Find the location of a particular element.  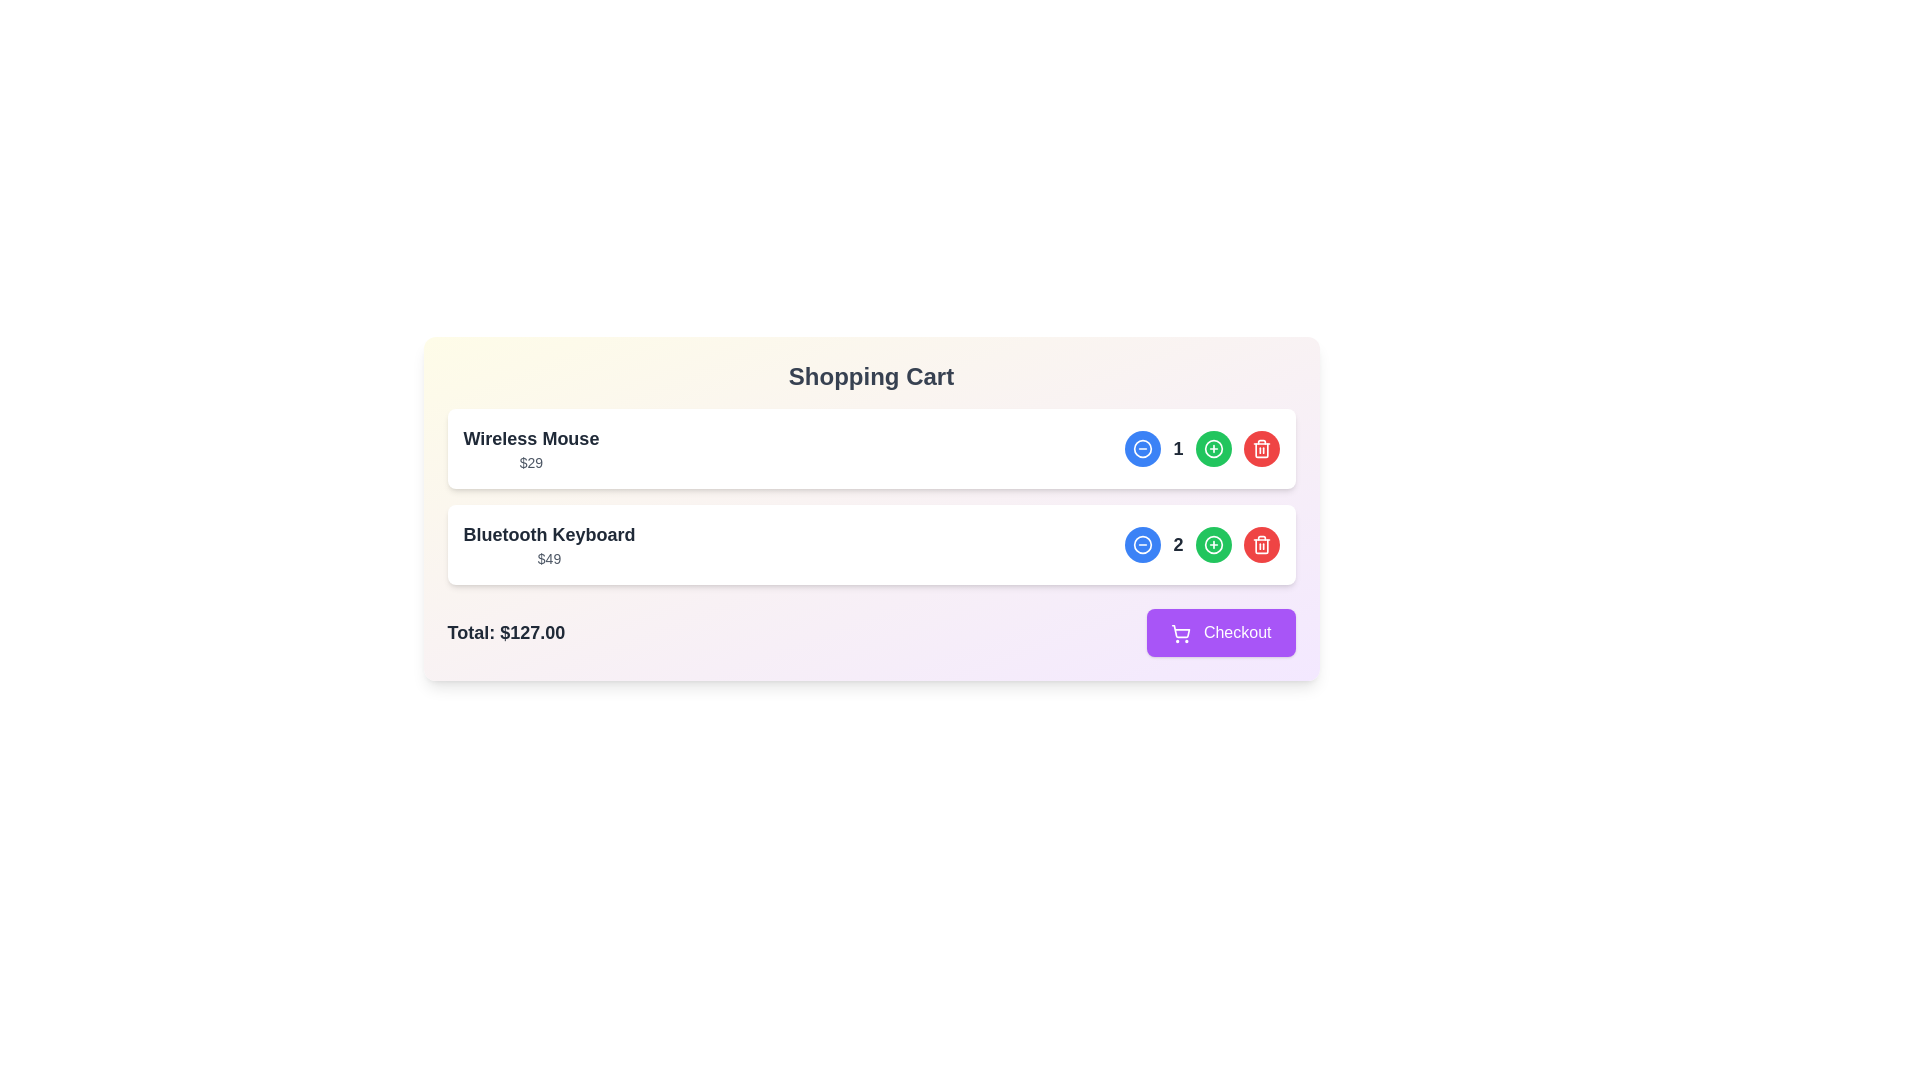

the circular element that encloses the '+' symbol to increase the quantity of the Bluetooth Keyboard is located at coordinates (1212, 544).